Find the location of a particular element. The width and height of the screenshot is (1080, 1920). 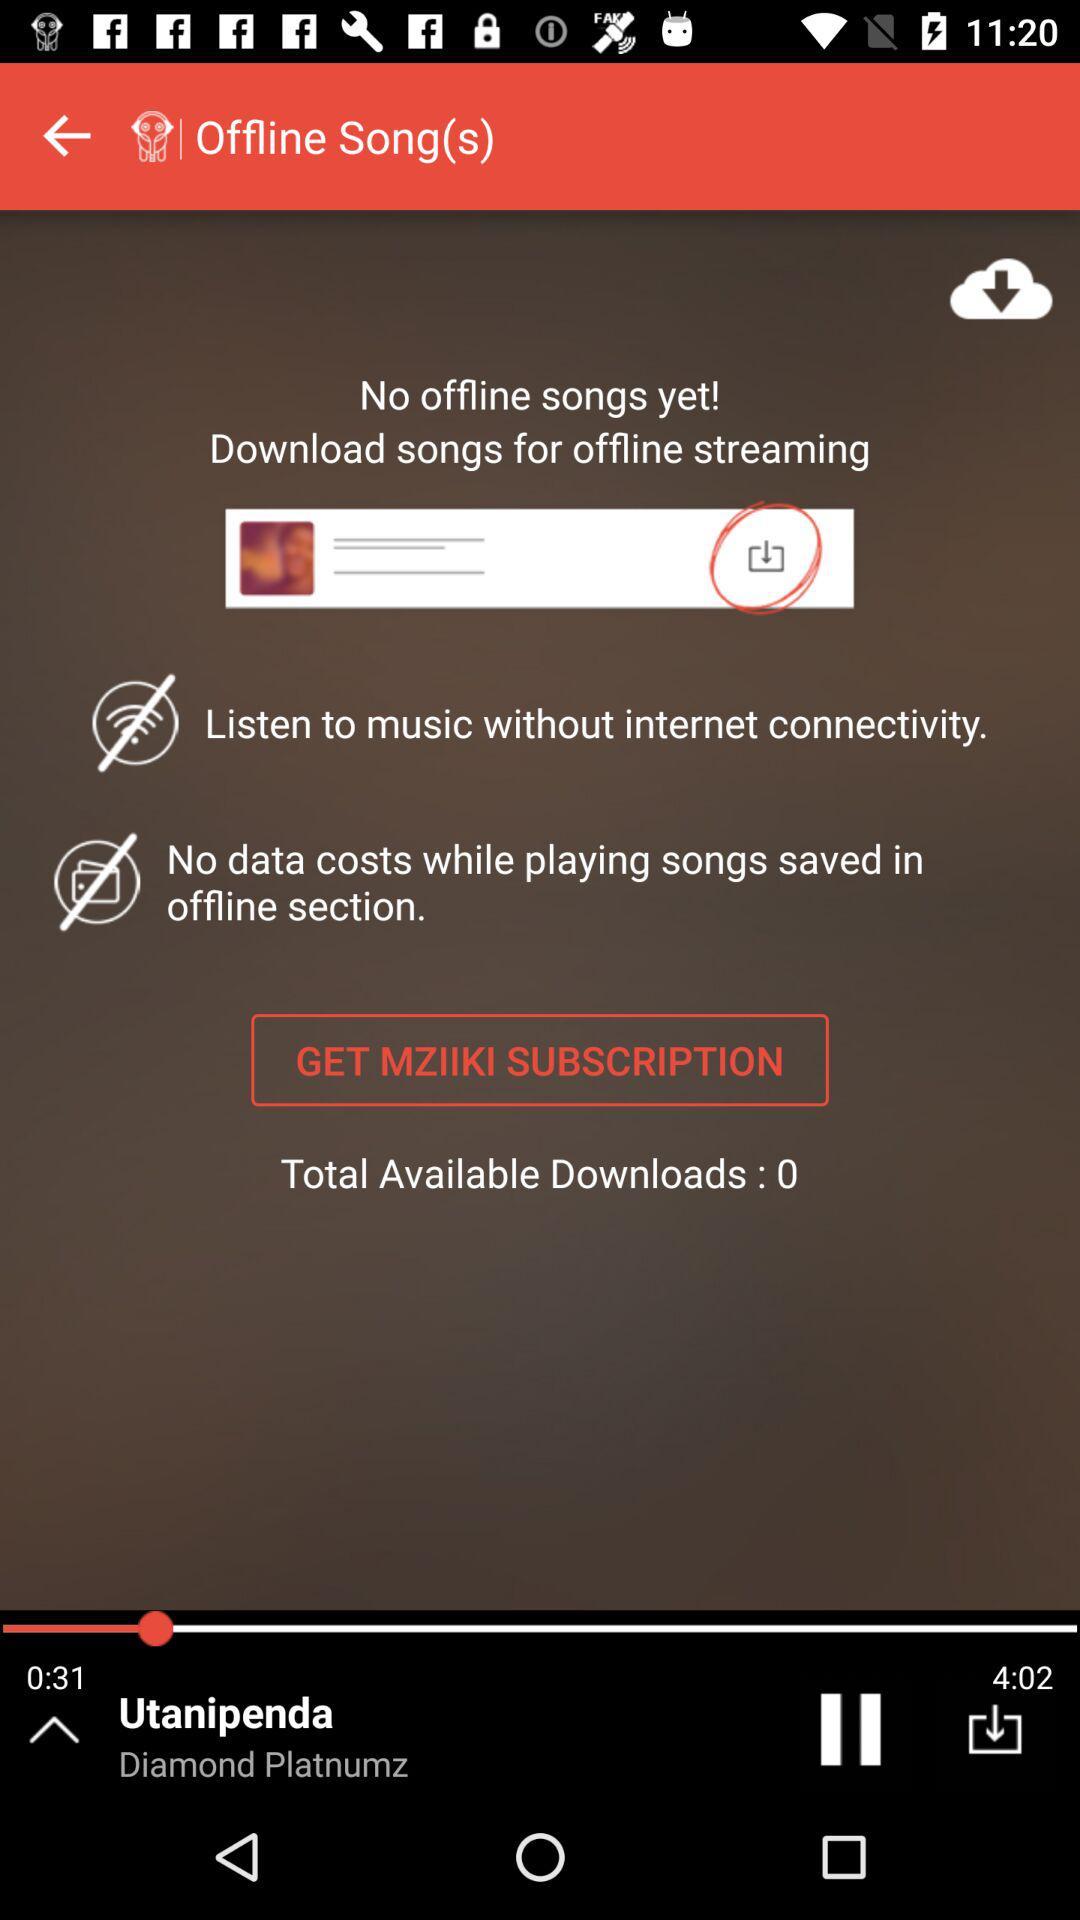

the pause icon is located at coordinates (854, 1733).